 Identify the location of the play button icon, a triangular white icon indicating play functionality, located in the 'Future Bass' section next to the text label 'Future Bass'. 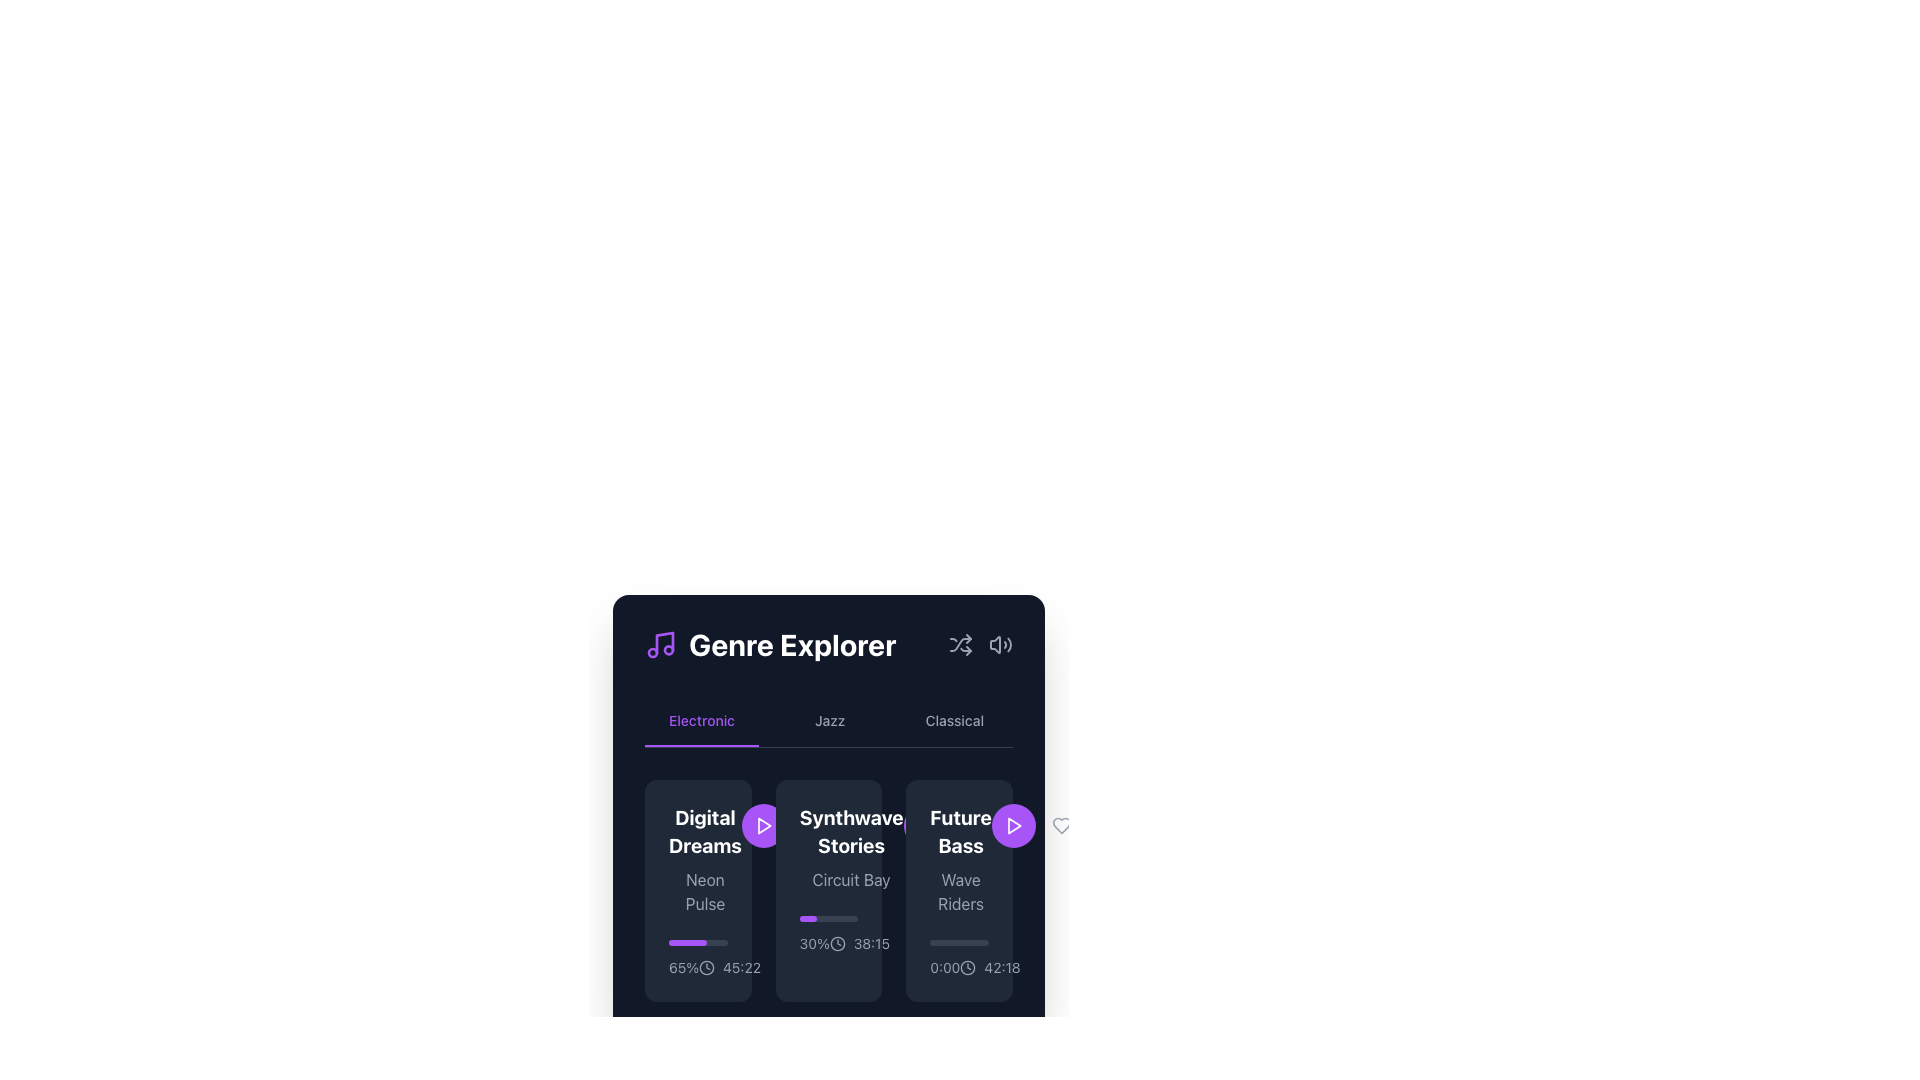
(925, 825).